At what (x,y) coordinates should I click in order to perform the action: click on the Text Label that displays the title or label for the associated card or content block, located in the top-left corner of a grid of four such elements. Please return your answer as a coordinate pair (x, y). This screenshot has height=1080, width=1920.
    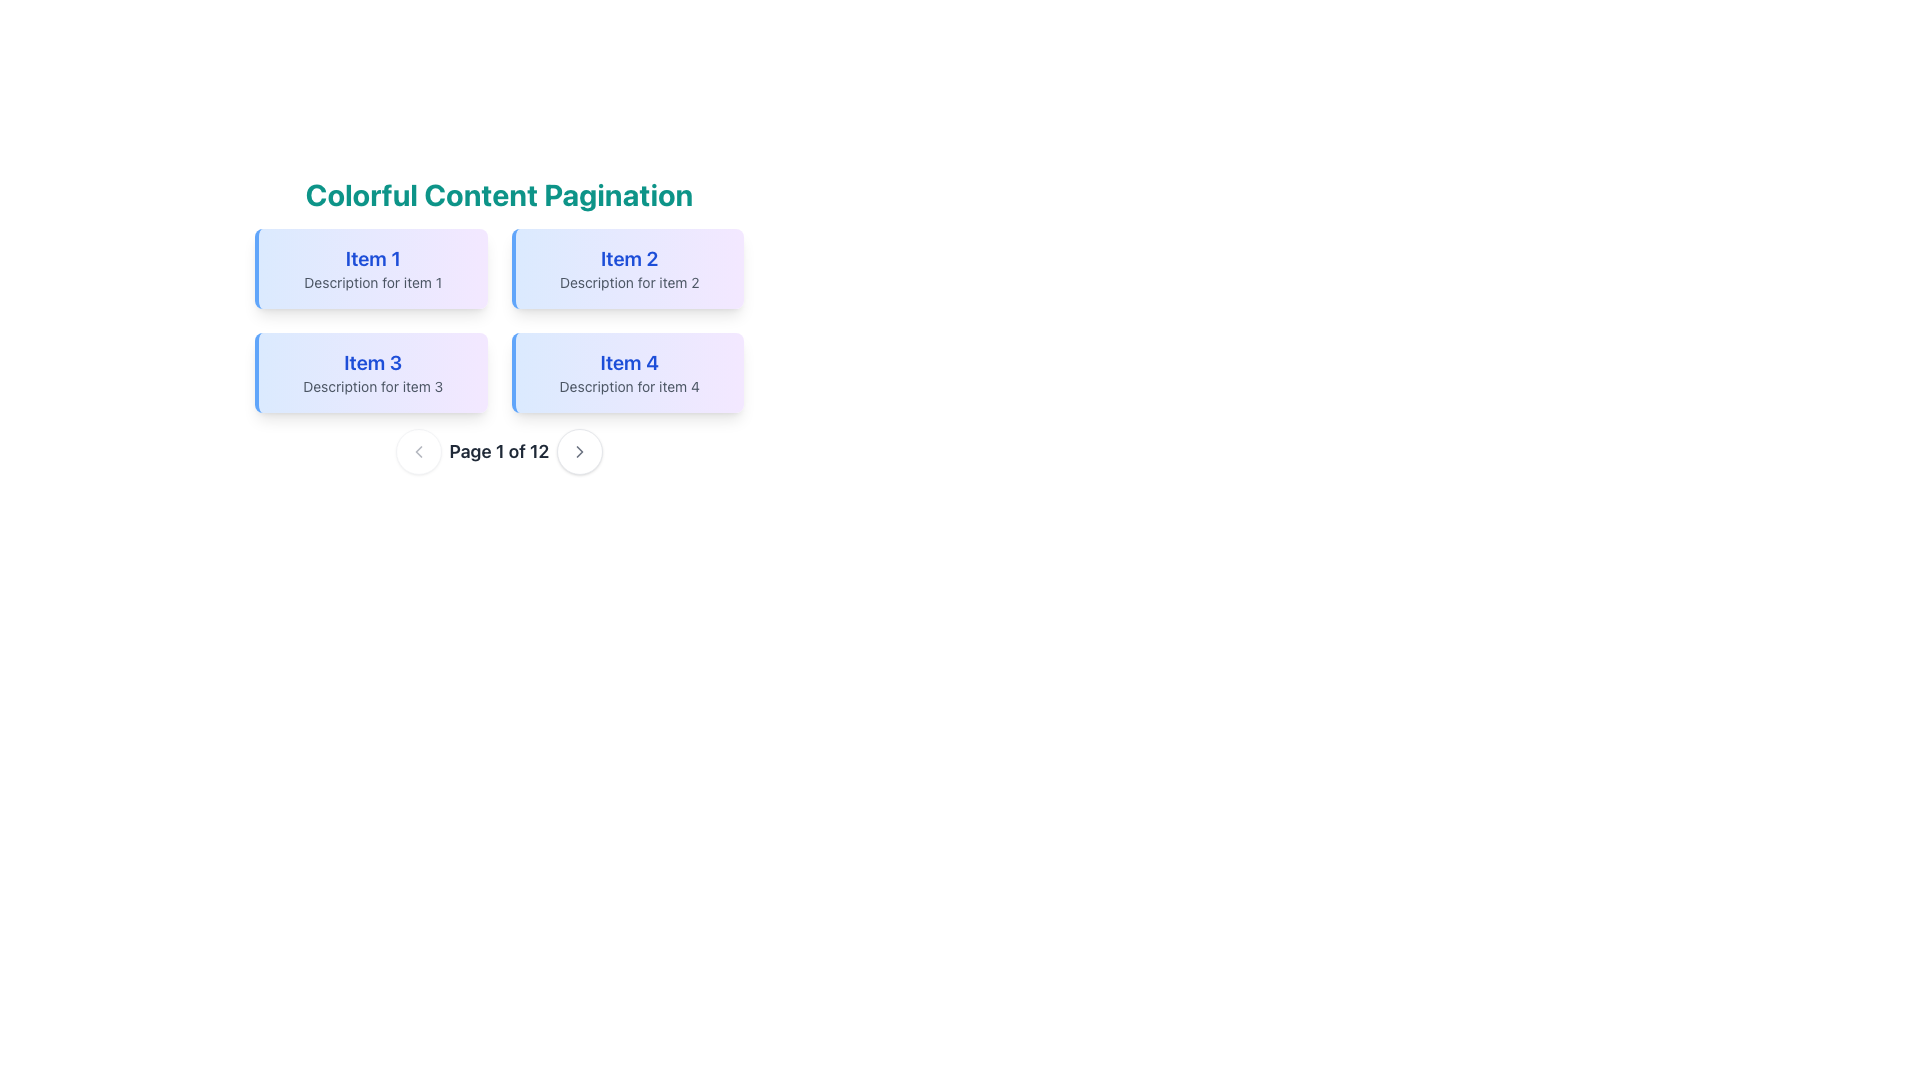
    Looking at the image, I should click on (373, 257).